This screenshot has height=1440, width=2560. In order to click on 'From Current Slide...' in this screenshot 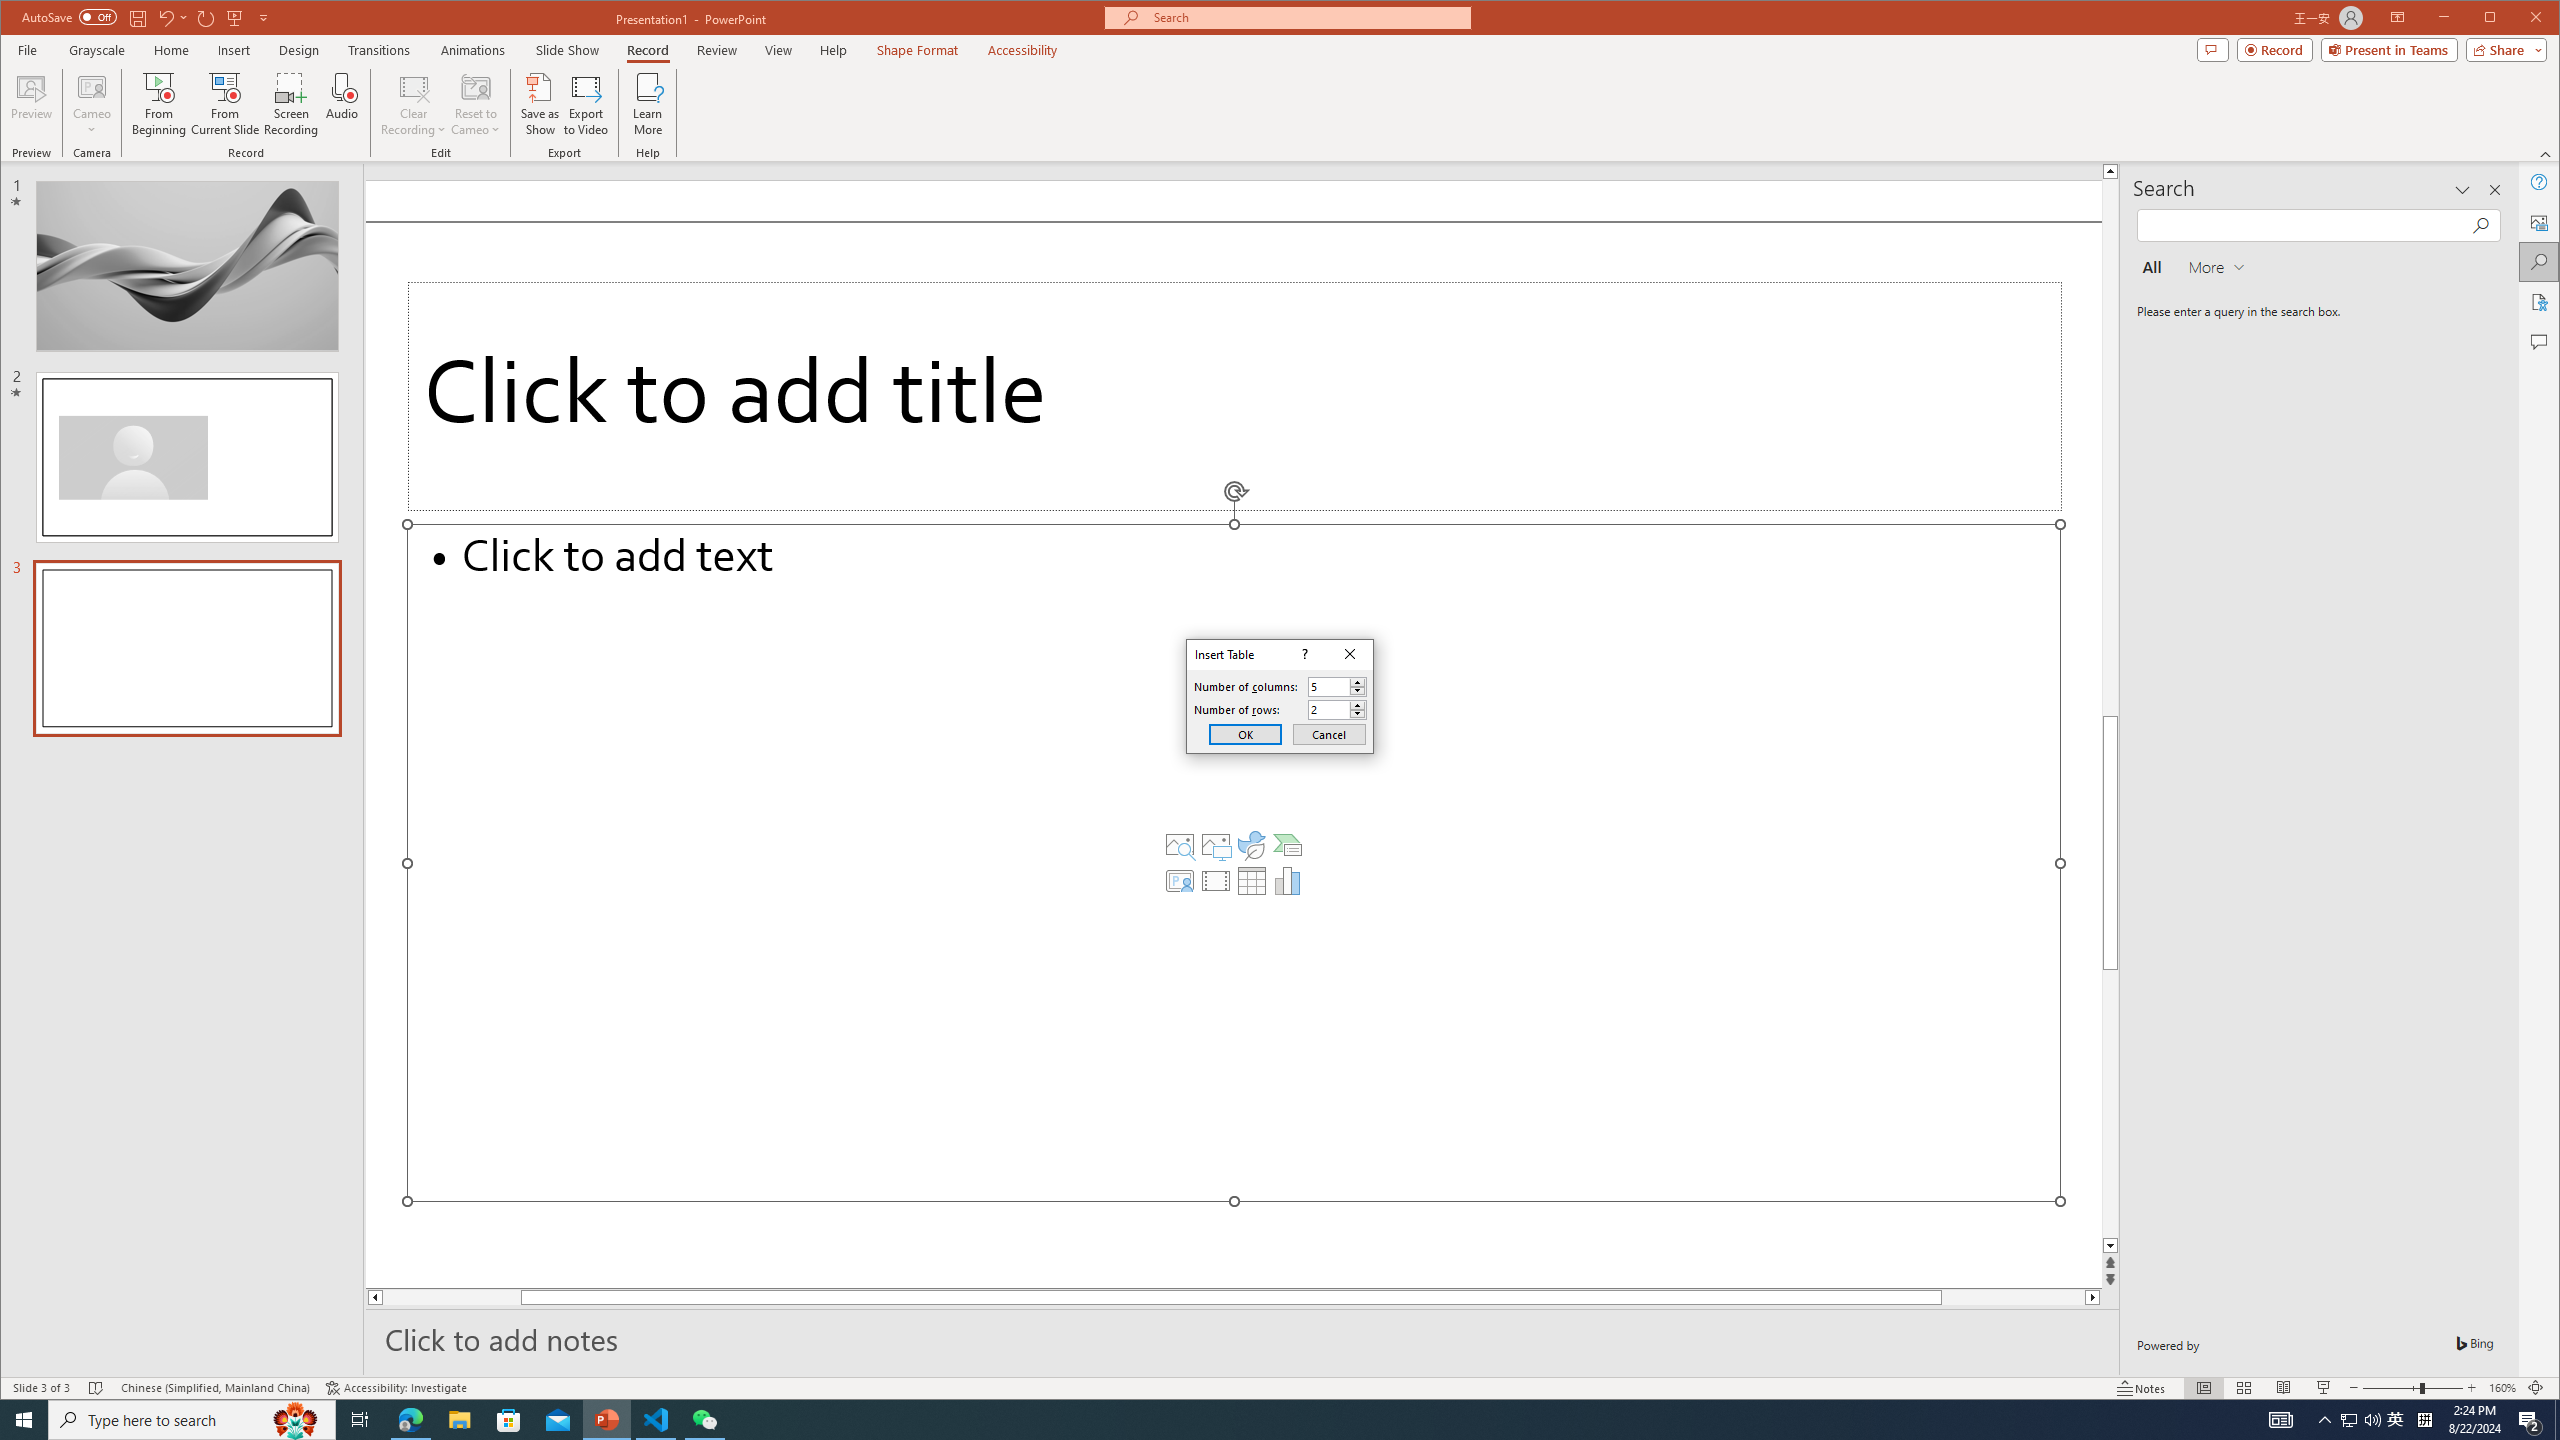, I will do `click(224, 103)`.